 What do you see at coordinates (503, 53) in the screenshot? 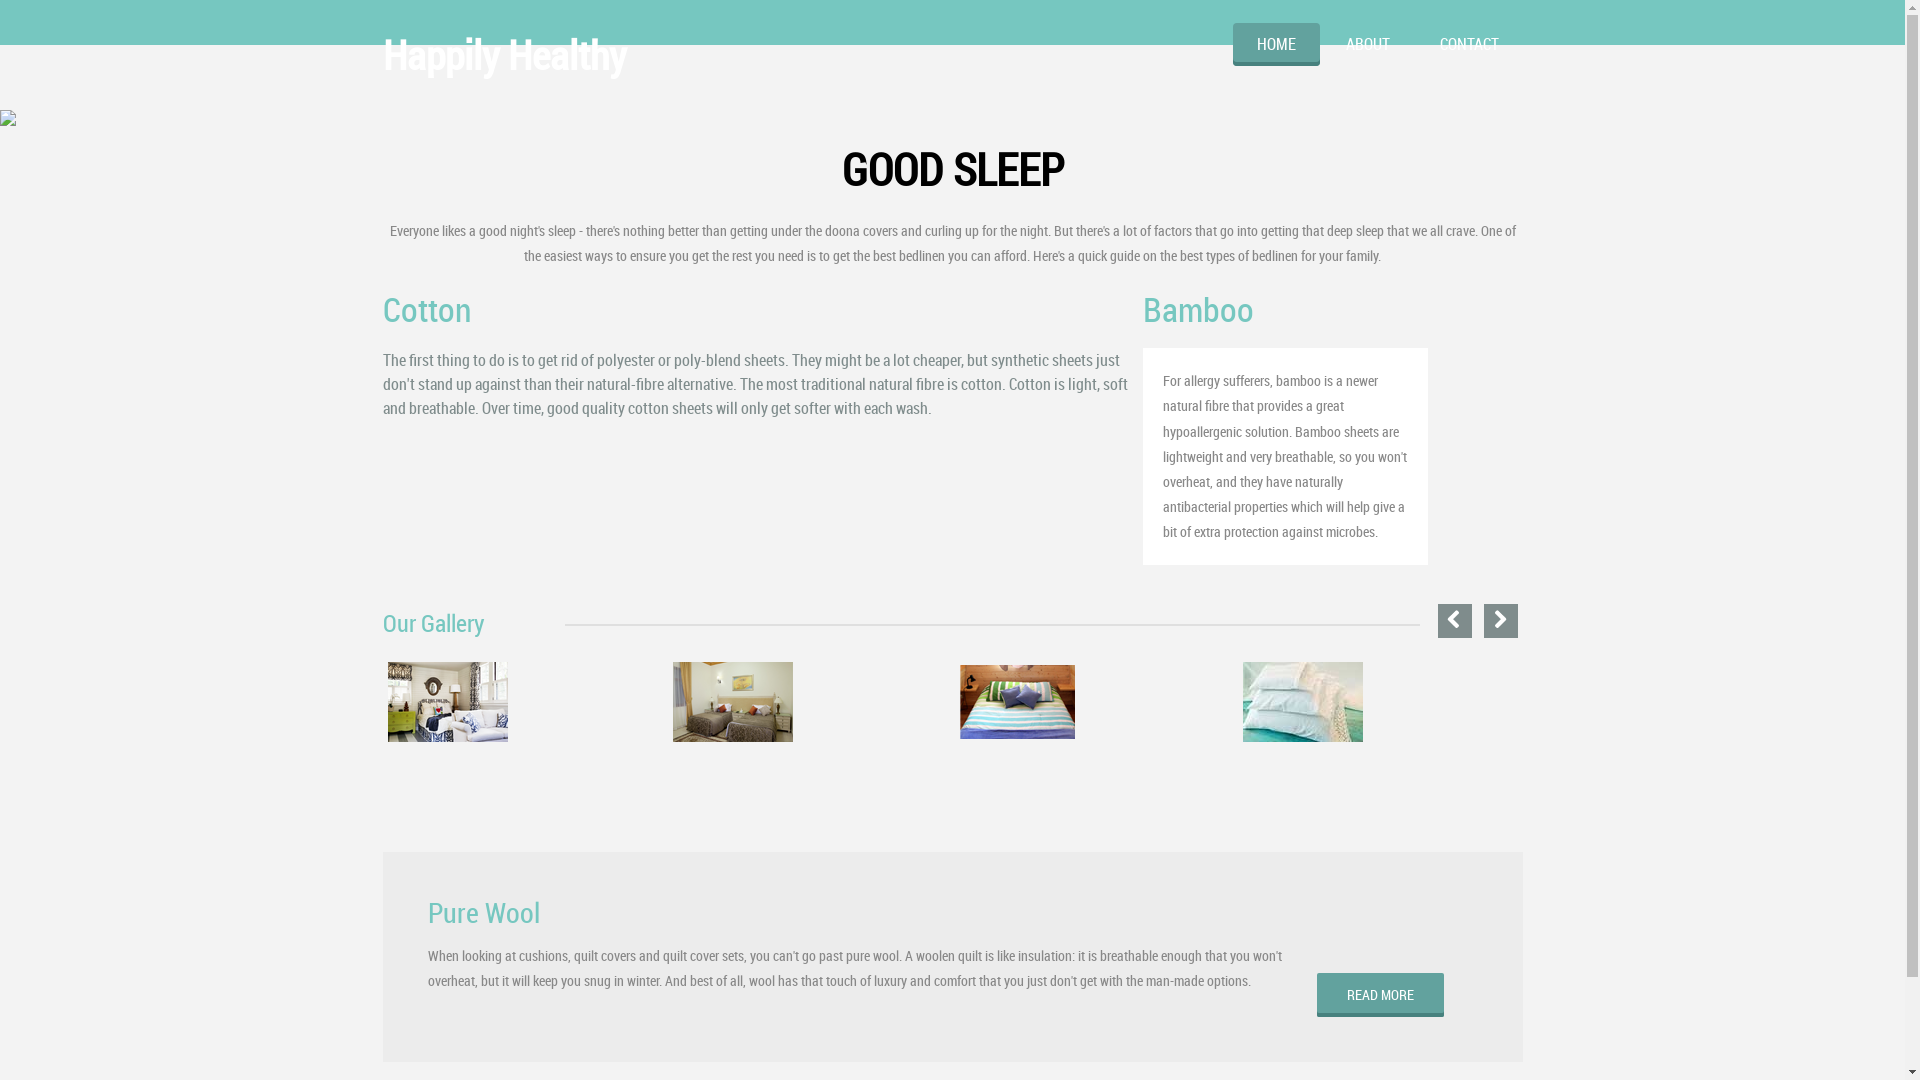
I see `'Happily Healthy'` at bounding box center [503, 53].